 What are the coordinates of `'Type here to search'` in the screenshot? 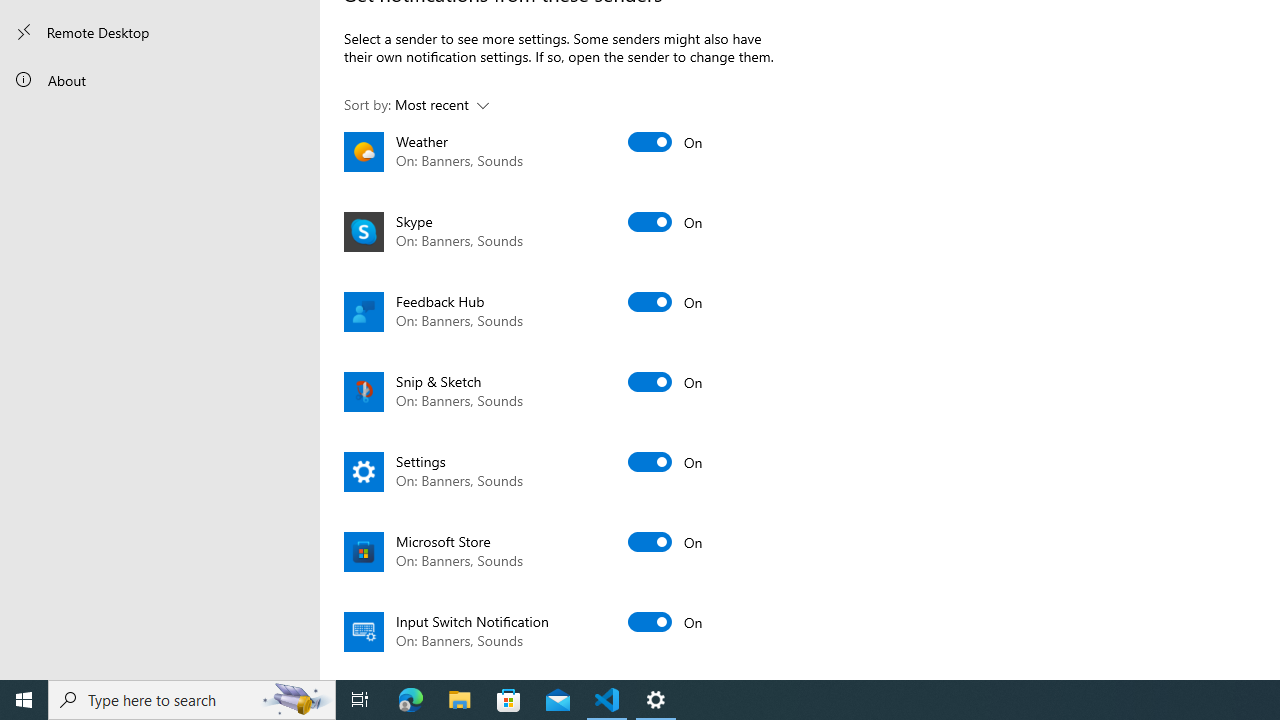 It's located at (192, 698).